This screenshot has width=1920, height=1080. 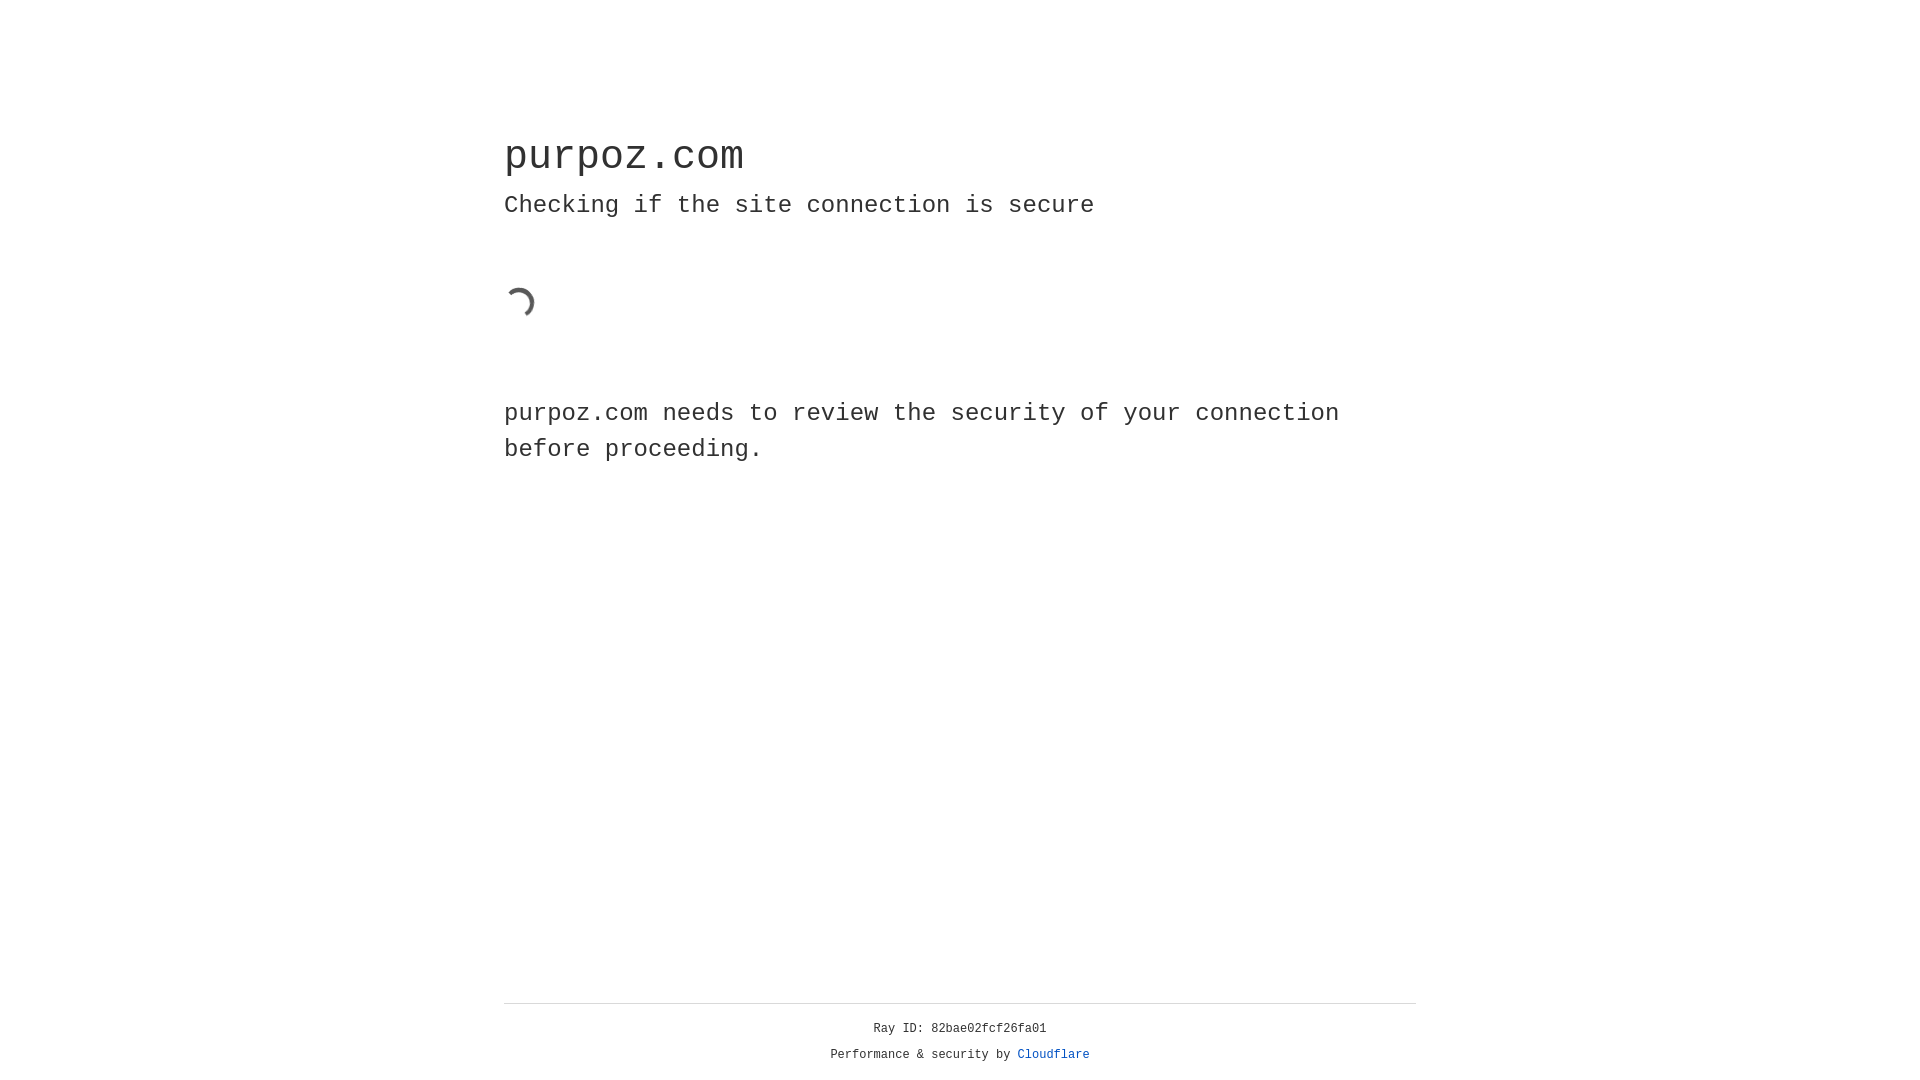 What do you see at coordinates (1053, 1054) in the screenshot?
I see `'Cloudflare'` at bounding box center [1053, 1054].